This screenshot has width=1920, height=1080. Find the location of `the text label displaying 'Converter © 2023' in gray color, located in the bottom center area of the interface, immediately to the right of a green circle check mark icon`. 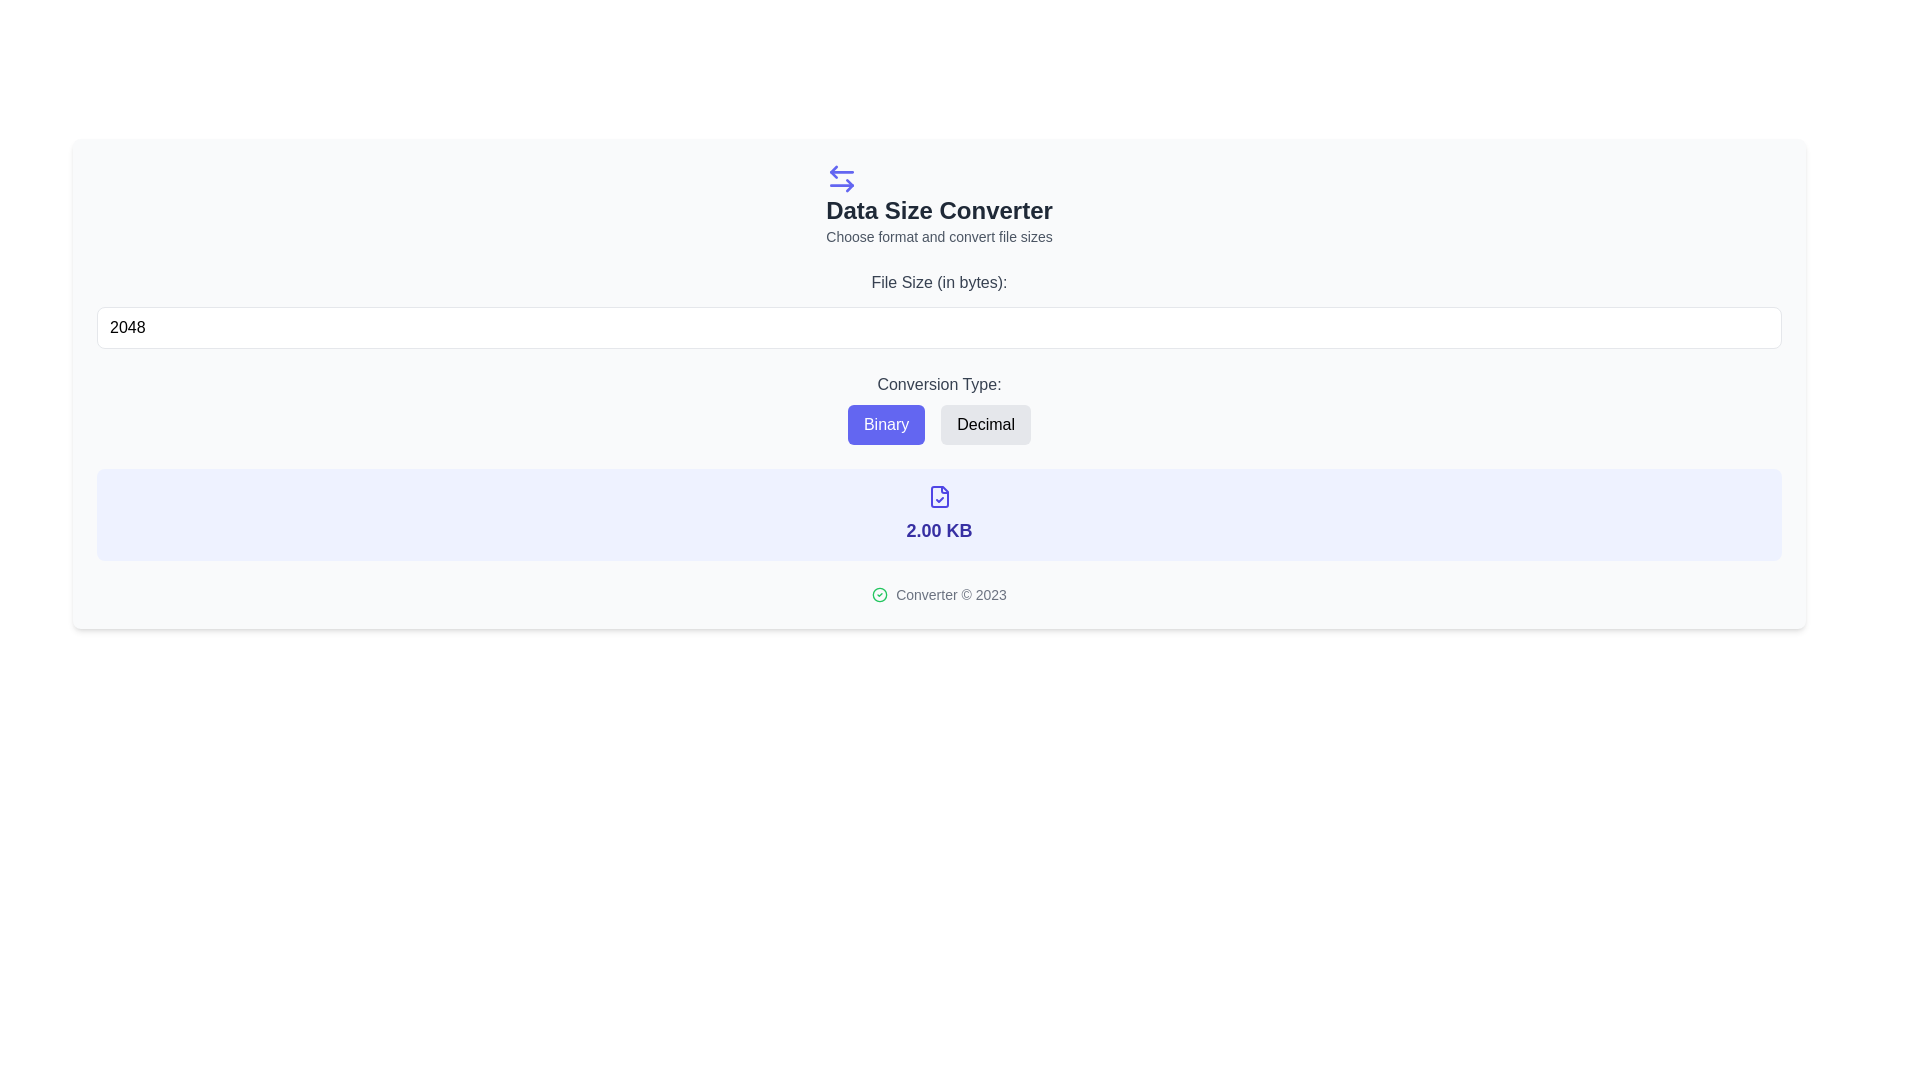

the text label displaying 'Converter © 2023' in gray color, located in the bottom center area of the interface, immediately to the right of a green circle check mark icon is located at coordinates (950, 593).